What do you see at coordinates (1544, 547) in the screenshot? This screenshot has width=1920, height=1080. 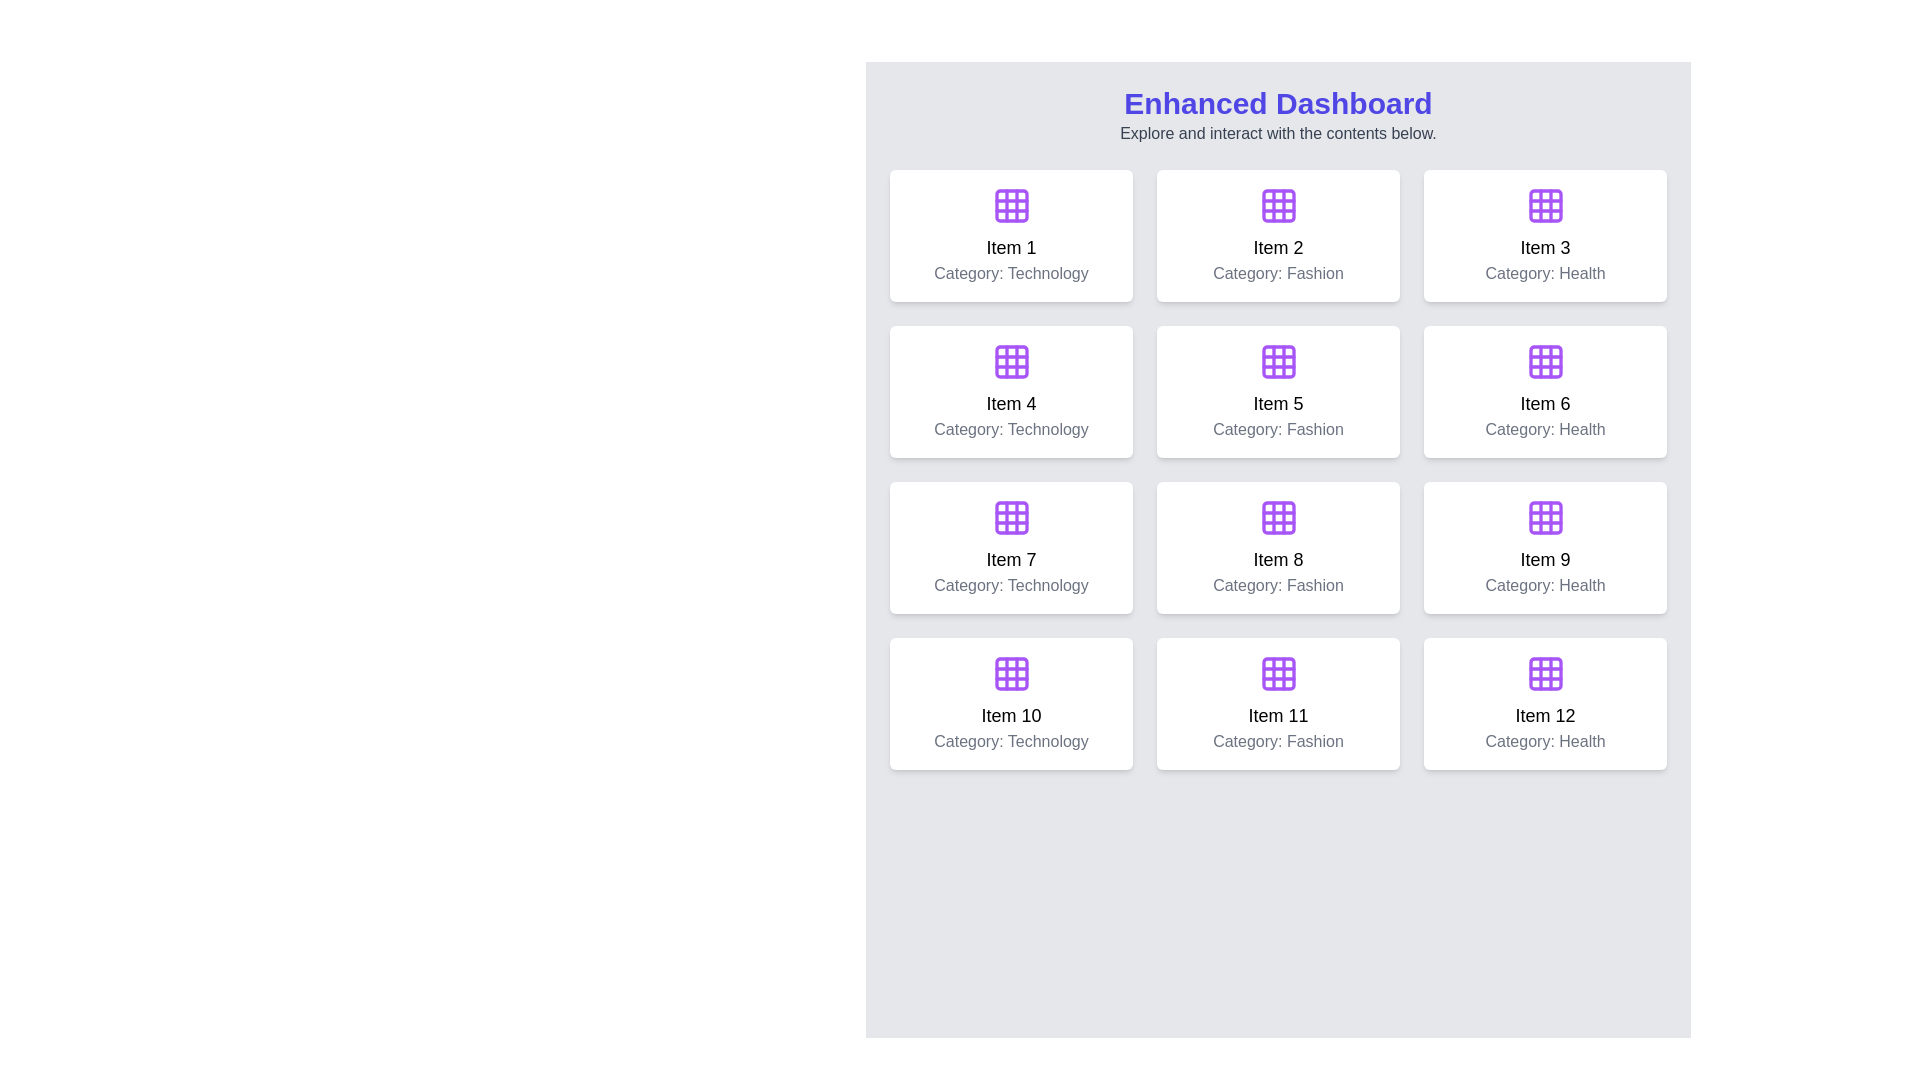 I see `the 'Item 9' card in the 3rd column of the 3rd row on the dashboard, which represents health information` at bounding box center [1544, 547].